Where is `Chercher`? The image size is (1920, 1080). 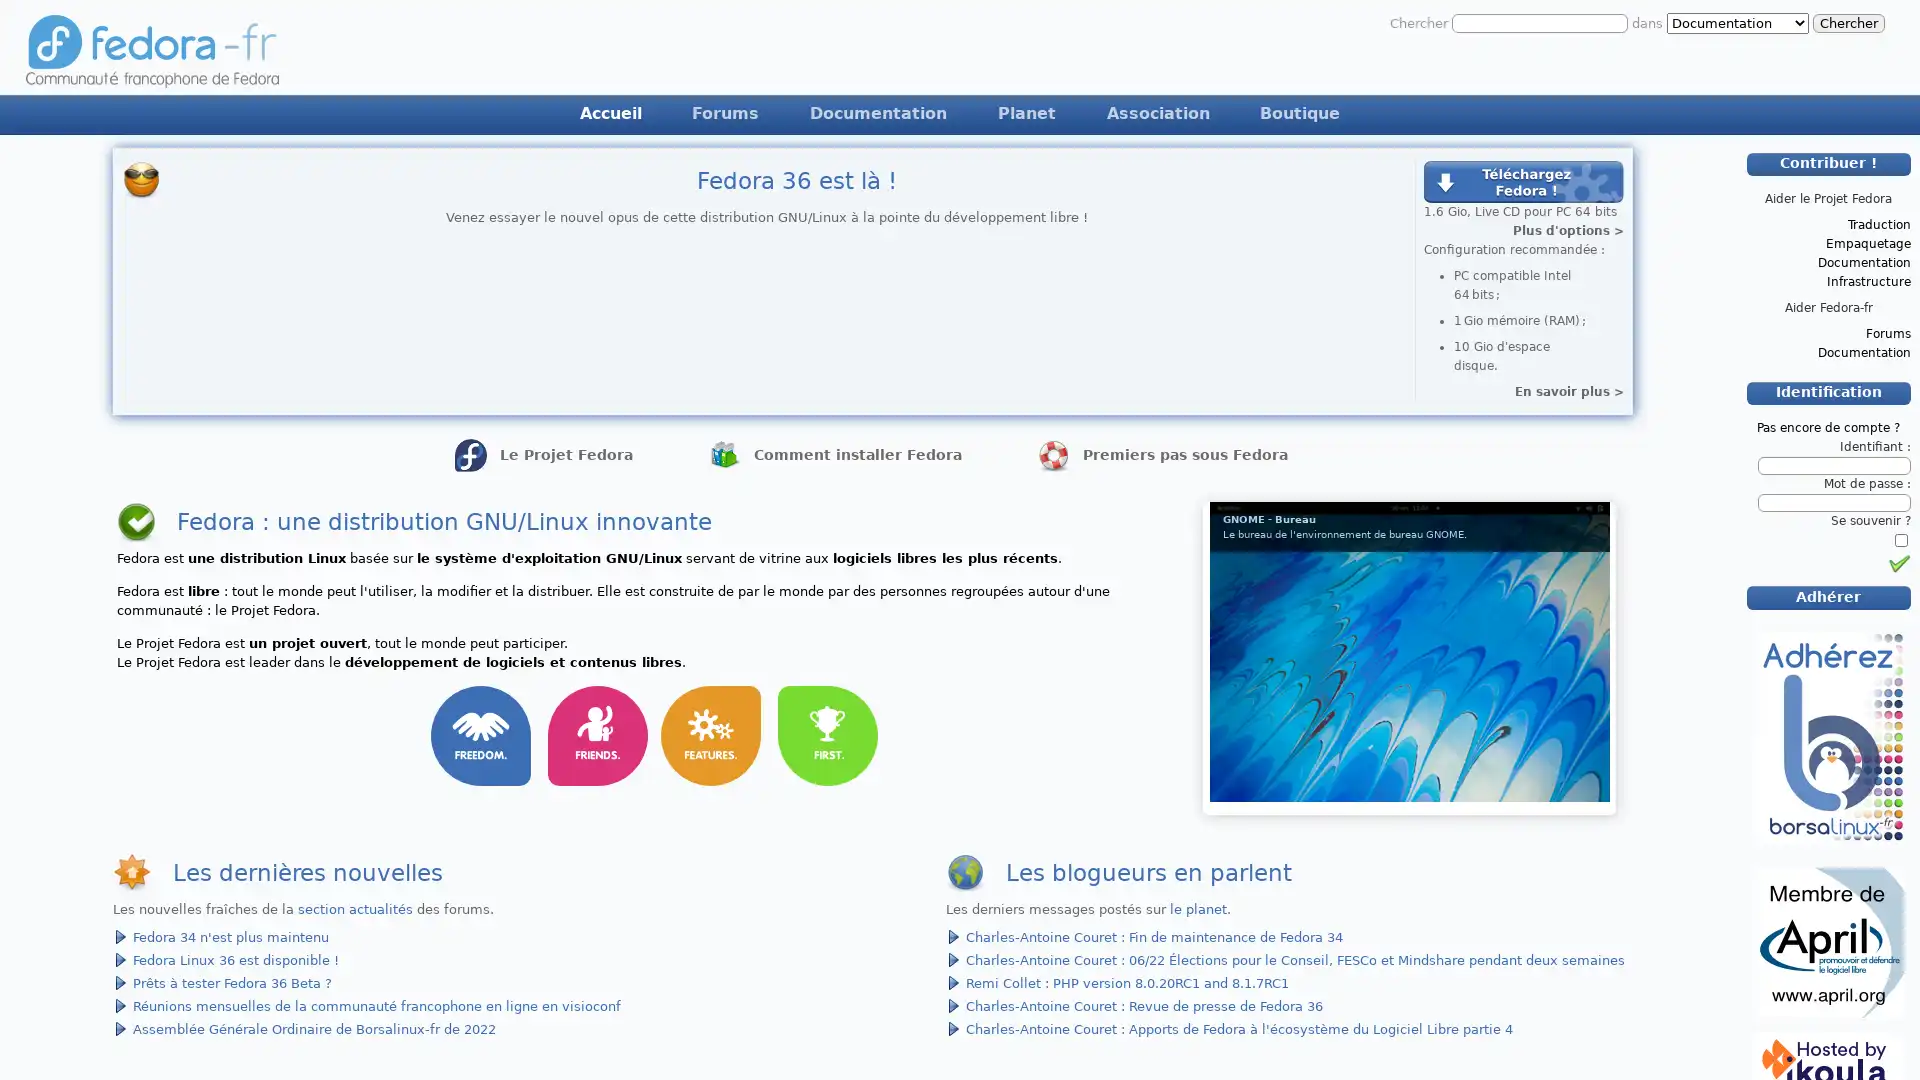 Chercher is located at coordinates (1847, 23).